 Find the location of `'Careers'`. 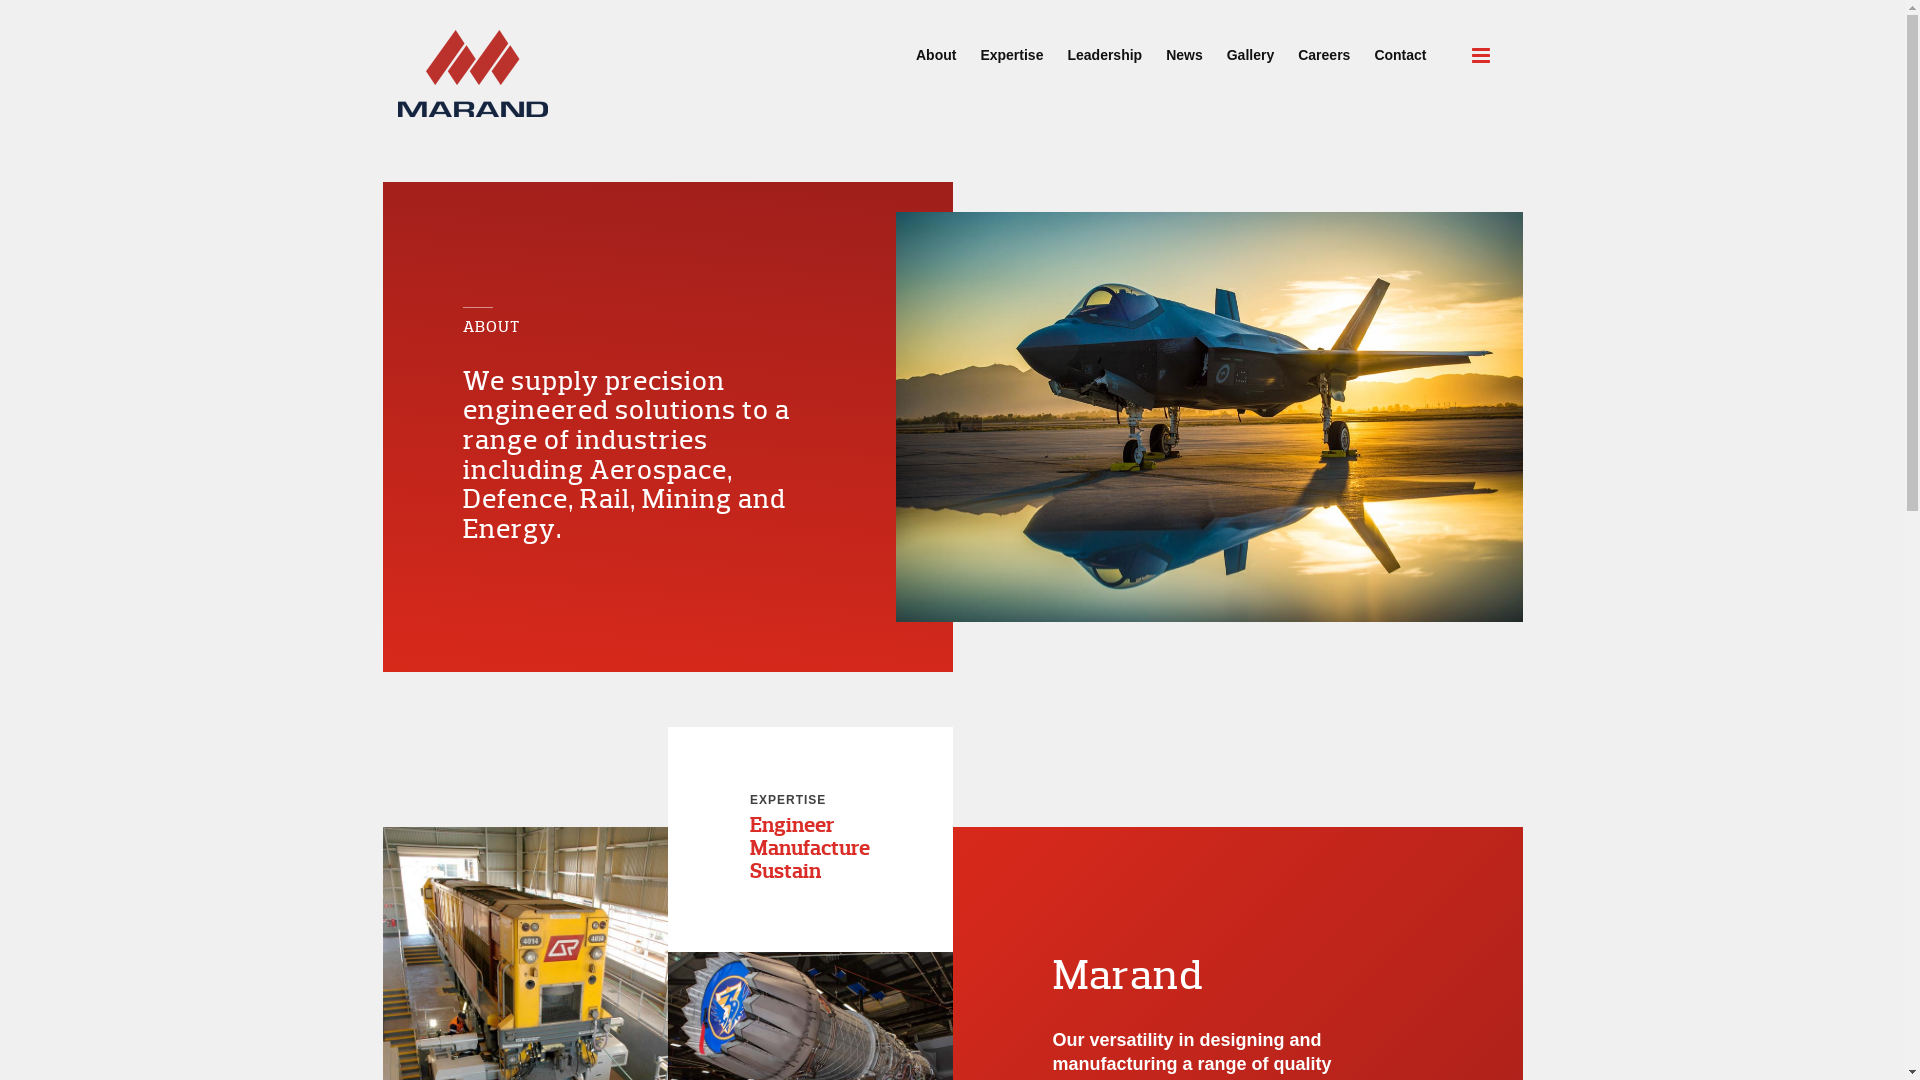

'Careers' is located at coordinates (1324, 45).